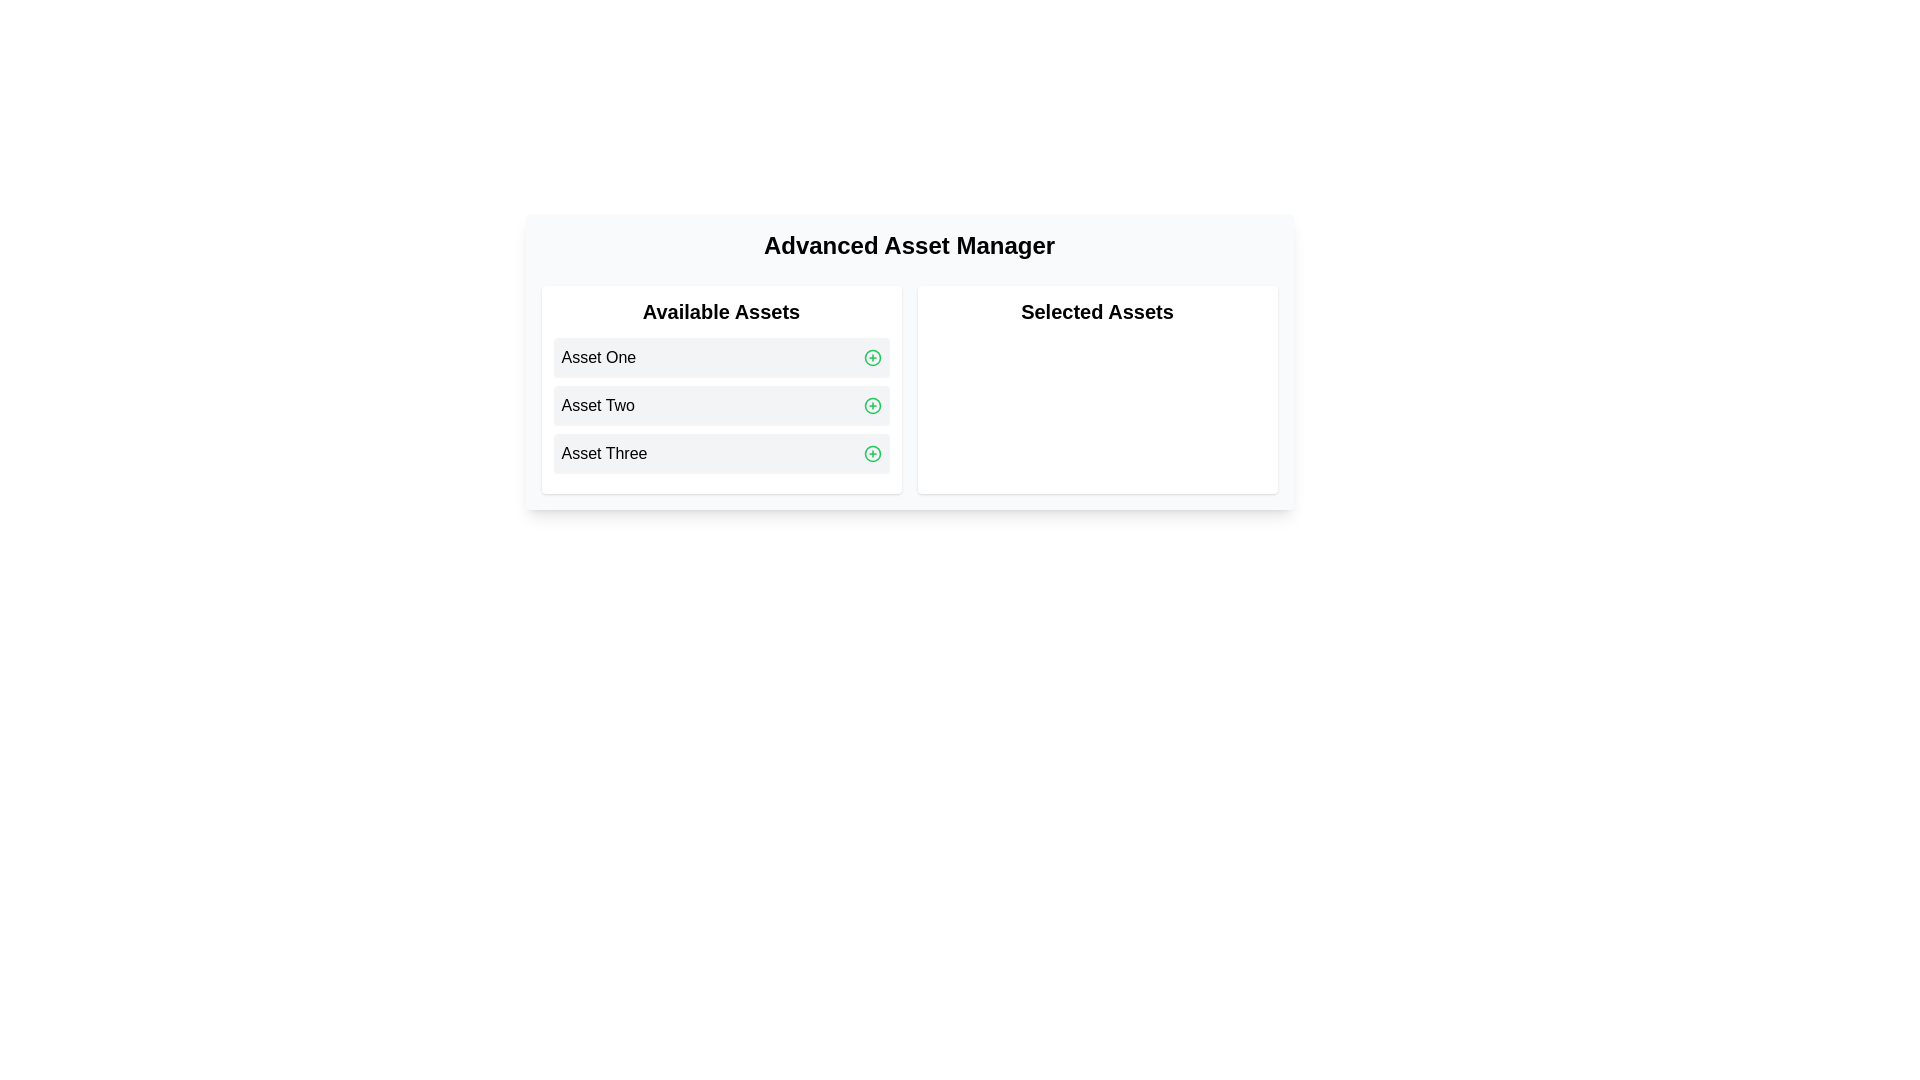 This screenshot has width=1920, height=1080. What do you see at coordinates (872, 405) in the screenshot?
I see `the icon` at bounding box center [872, 405].